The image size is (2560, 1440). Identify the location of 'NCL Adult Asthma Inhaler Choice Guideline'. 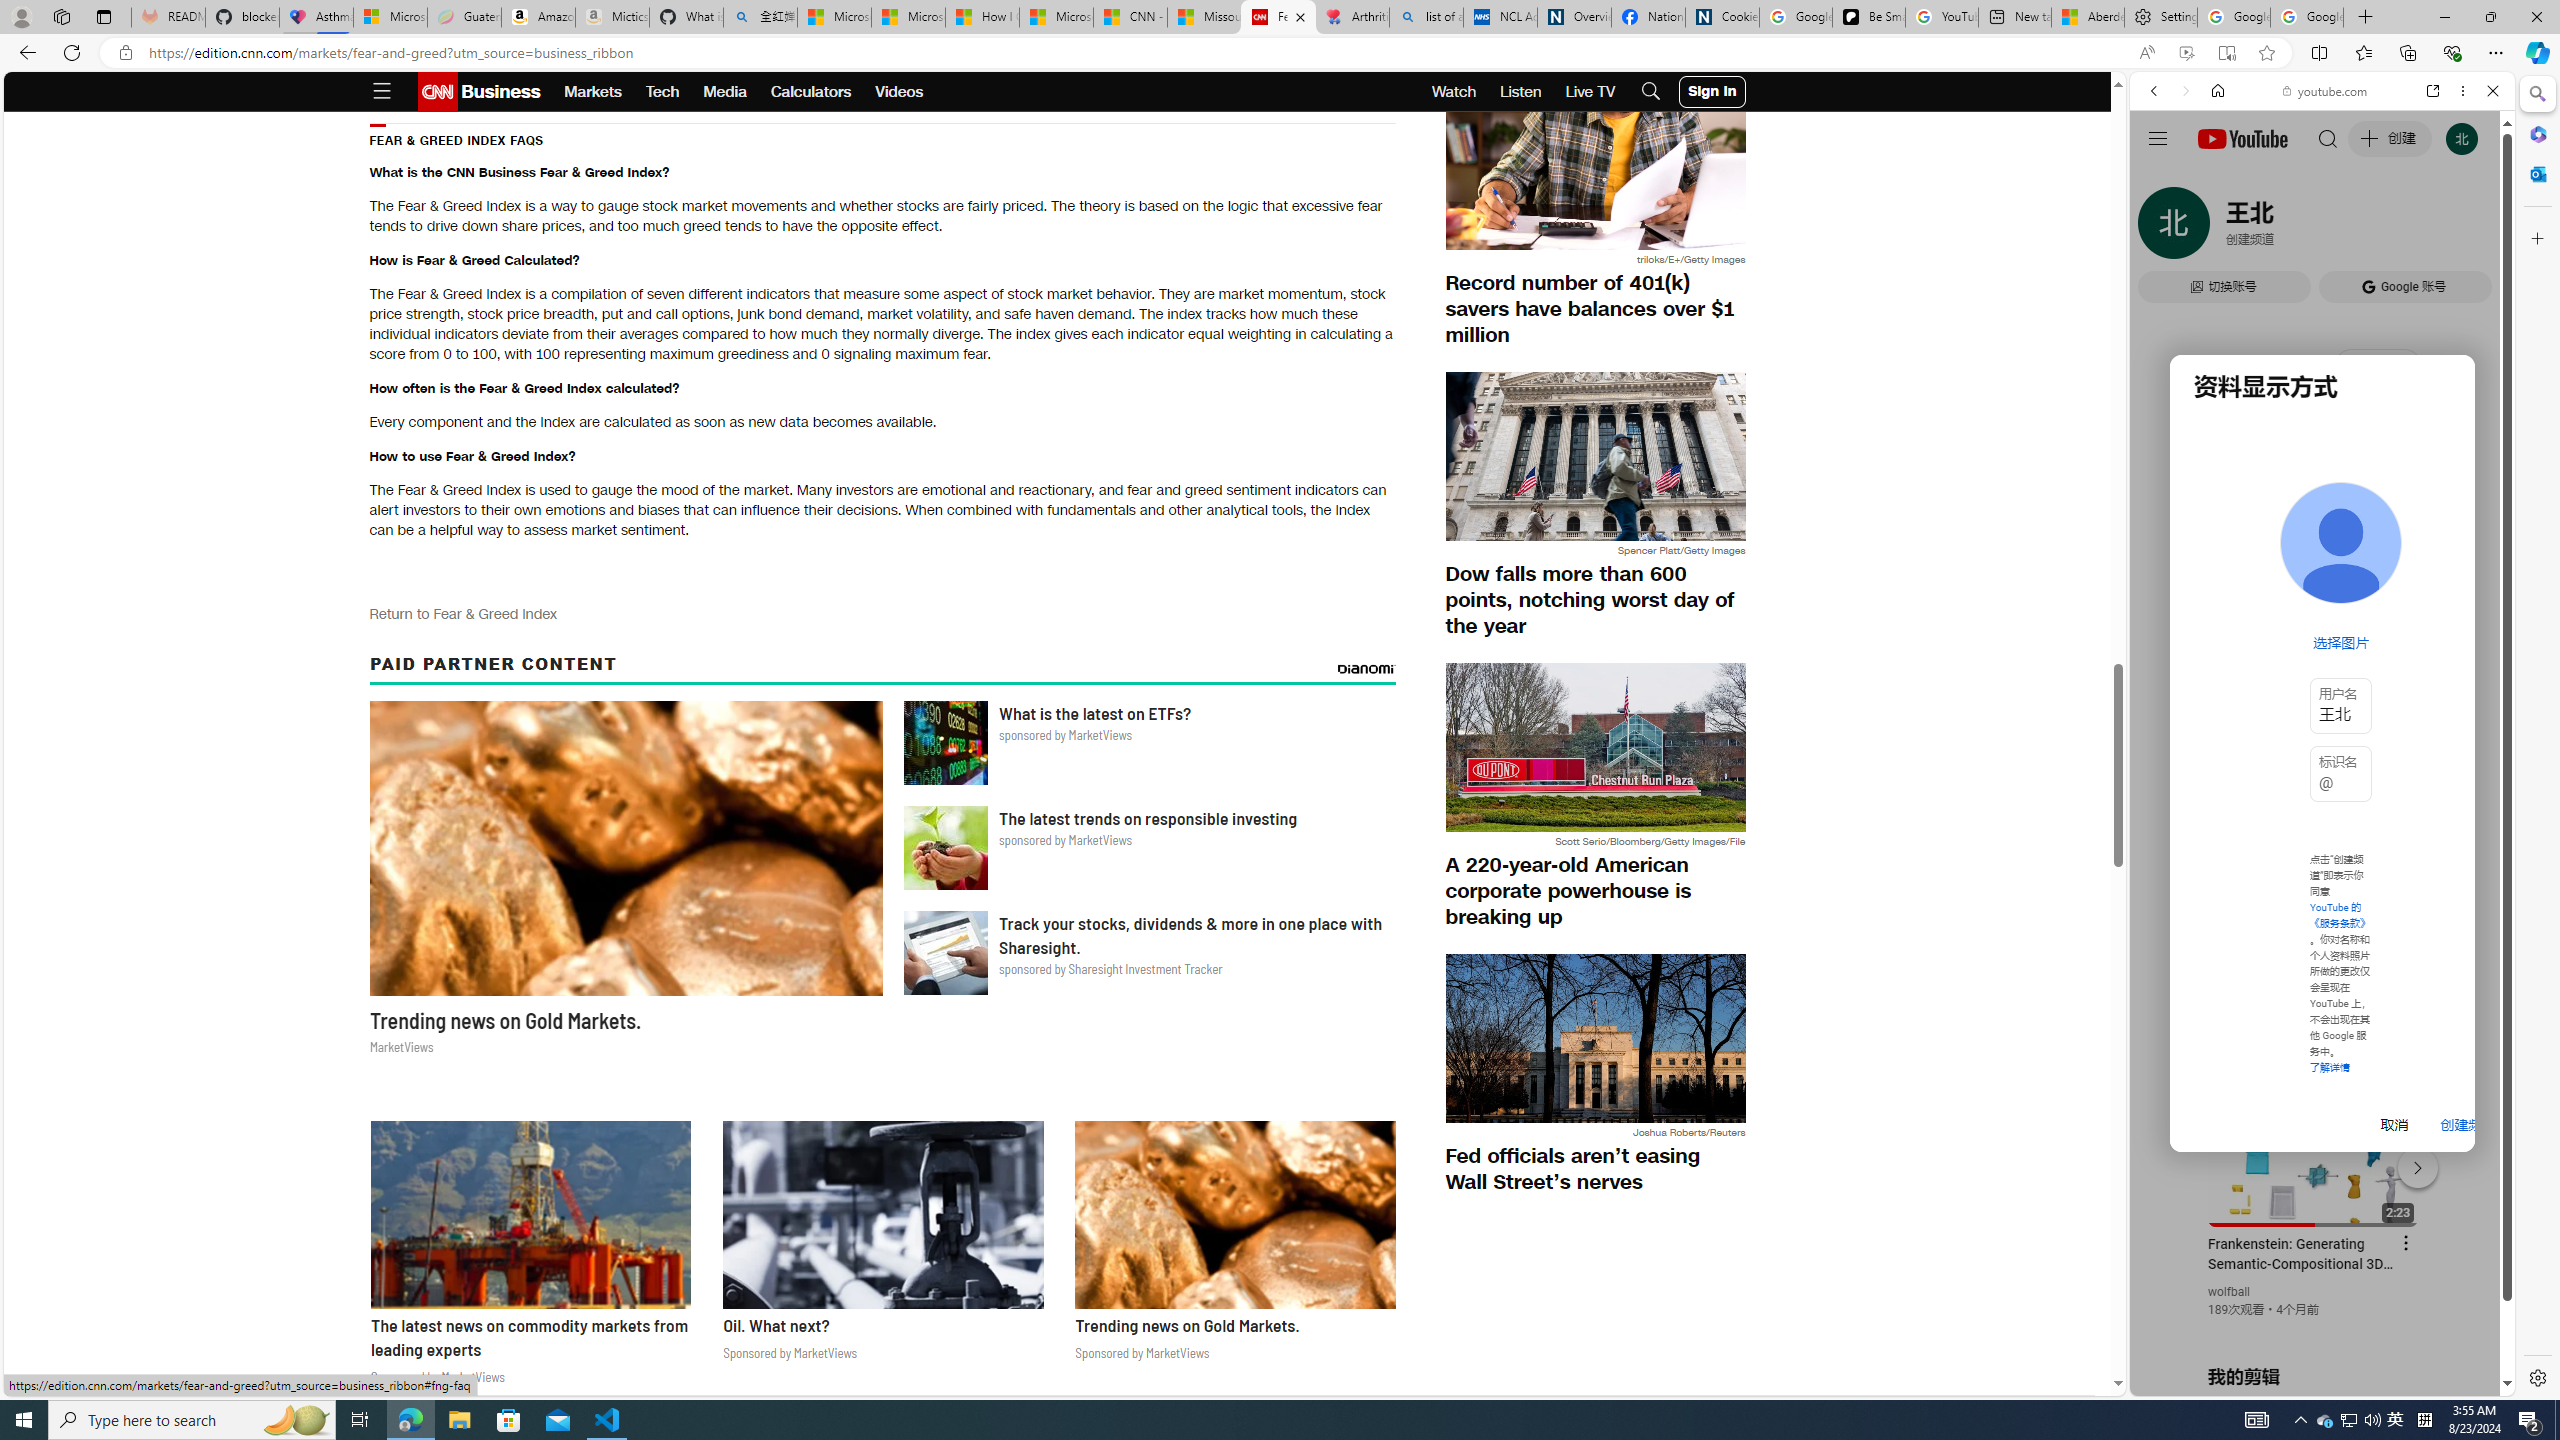
(1500, 16).